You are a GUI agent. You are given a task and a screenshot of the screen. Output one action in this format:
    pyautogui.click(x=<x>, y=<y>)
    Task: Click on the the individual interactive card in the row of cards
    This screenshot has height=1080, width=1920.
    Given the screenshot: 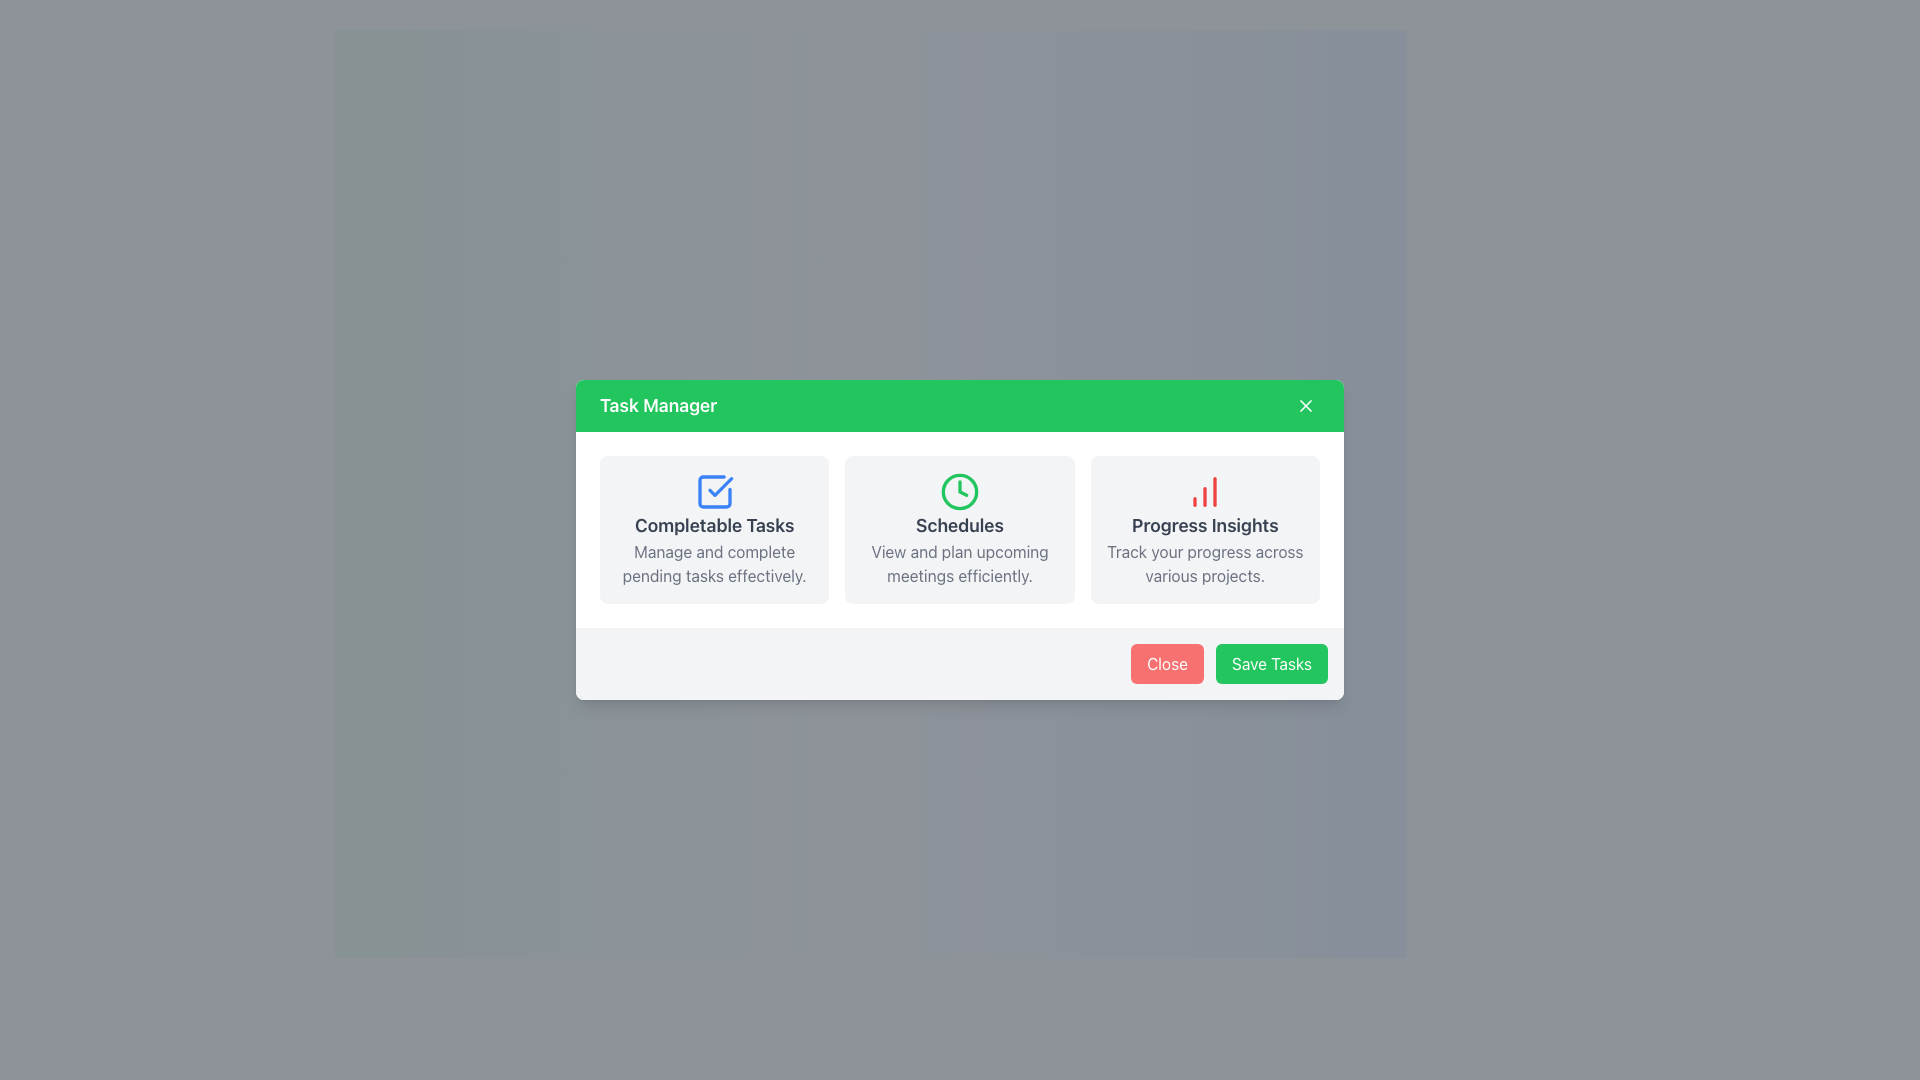 What is the action you would take?
    pyautogui.click(x=960, y=528)
    